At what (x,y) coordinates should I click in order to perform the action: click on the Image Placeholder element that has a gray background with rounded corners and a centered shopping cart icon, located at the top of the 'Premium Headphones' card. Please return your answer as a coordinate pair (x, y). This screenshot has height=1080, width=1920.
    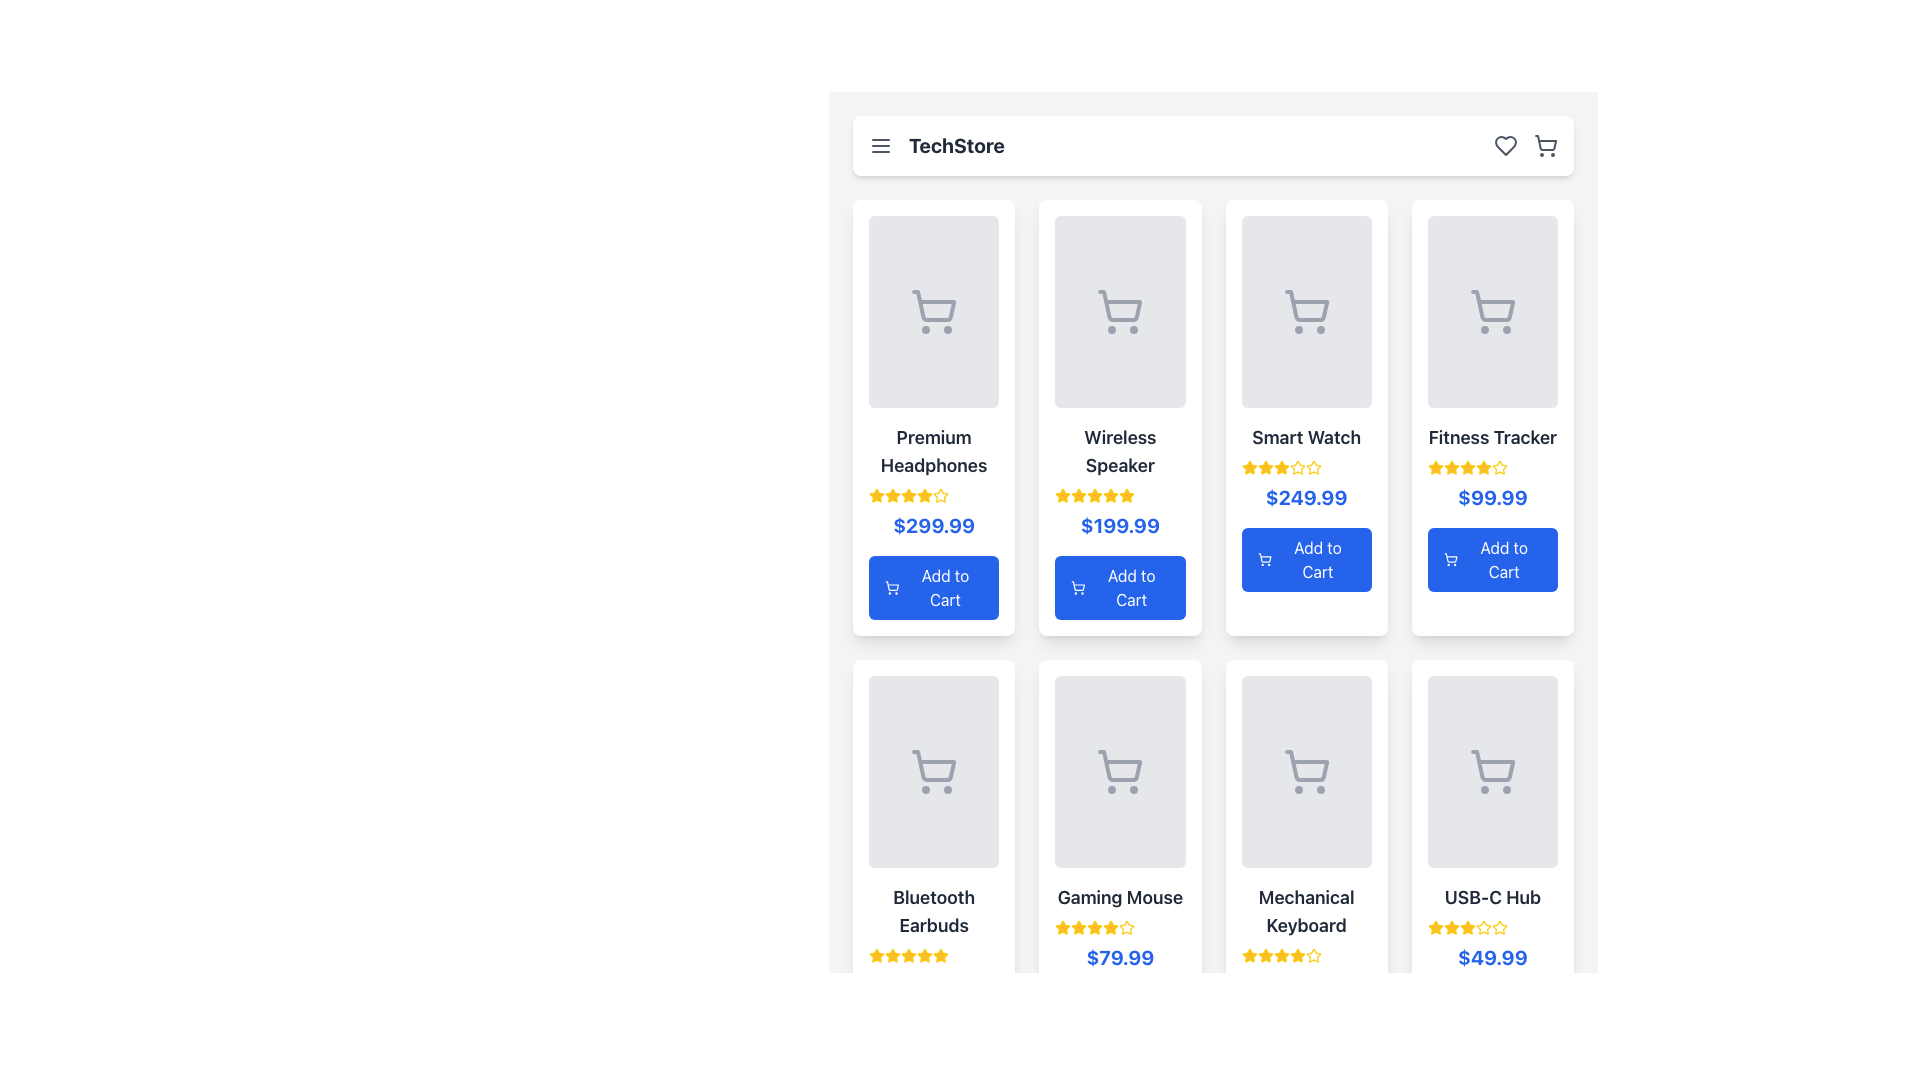
    Looking at the image, I should click on (933, 312).